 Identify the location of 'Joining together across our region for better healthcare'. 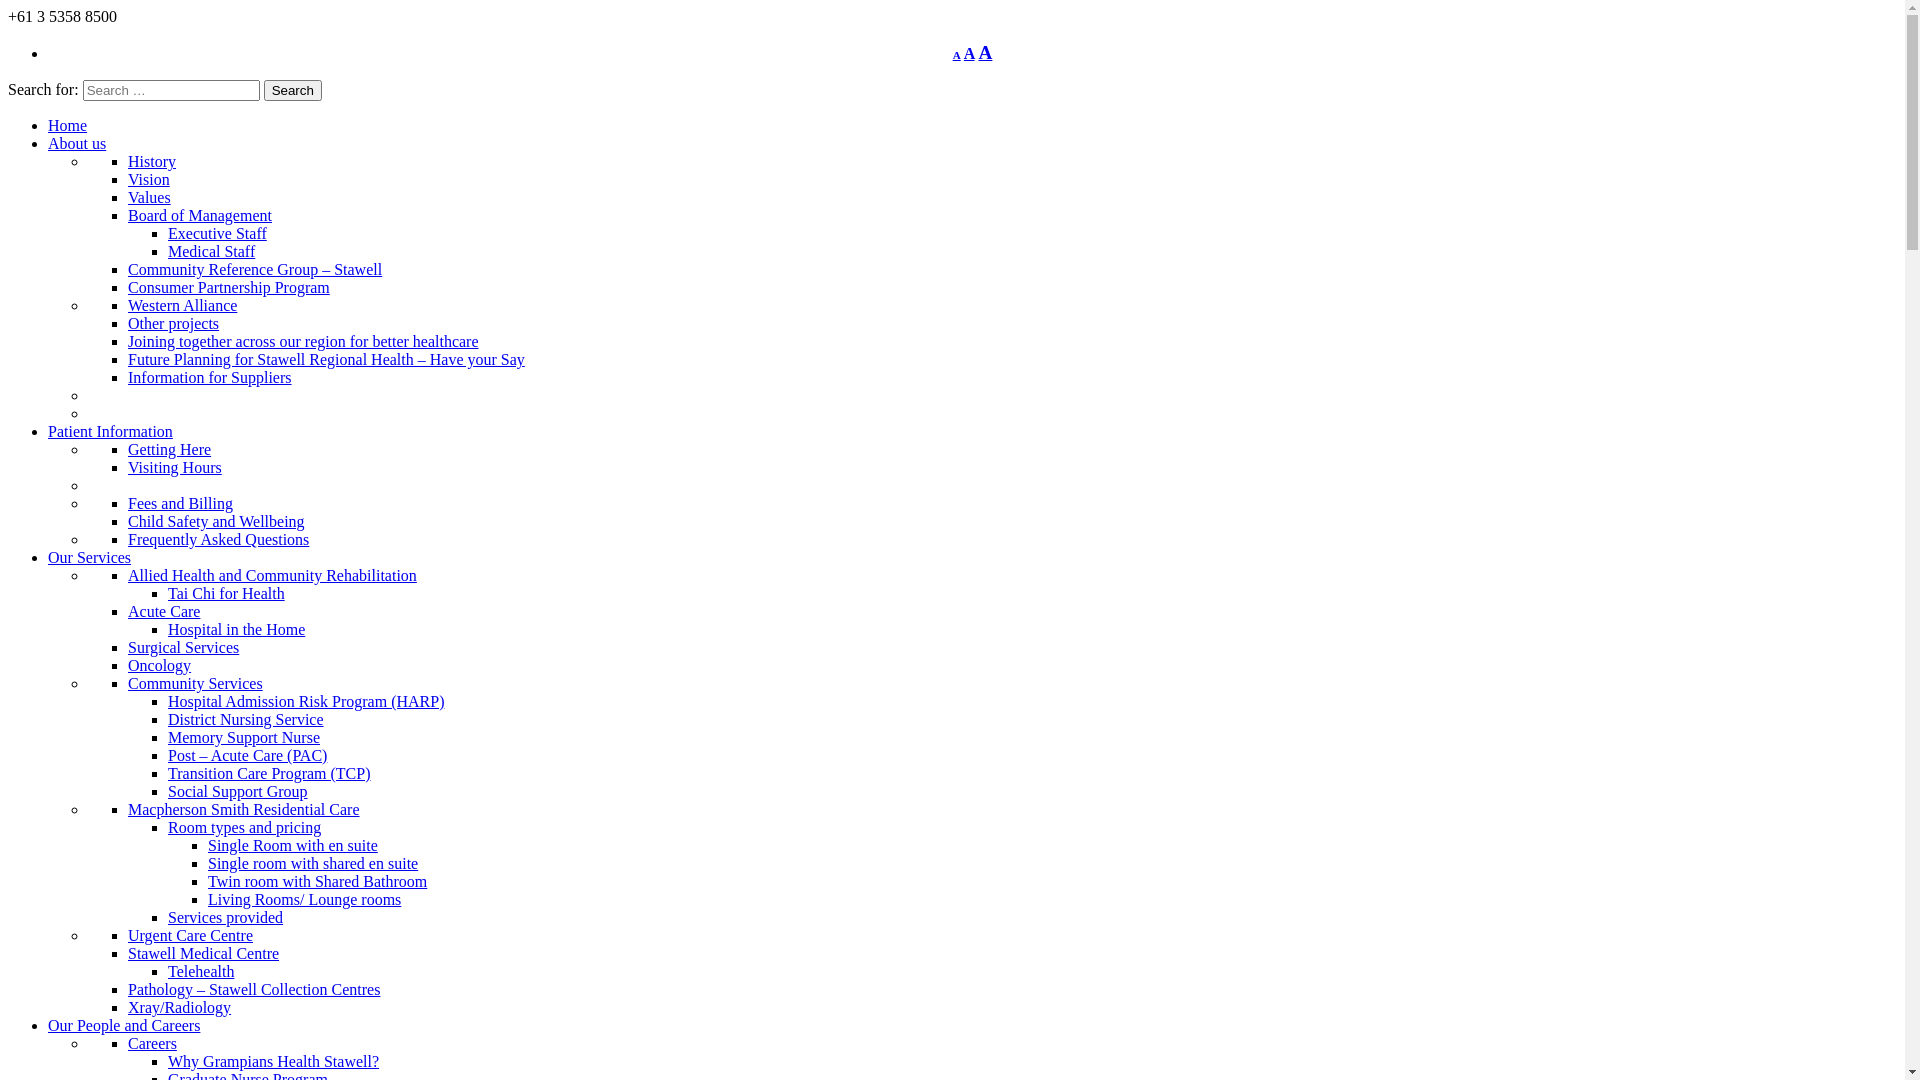
(302, 340).